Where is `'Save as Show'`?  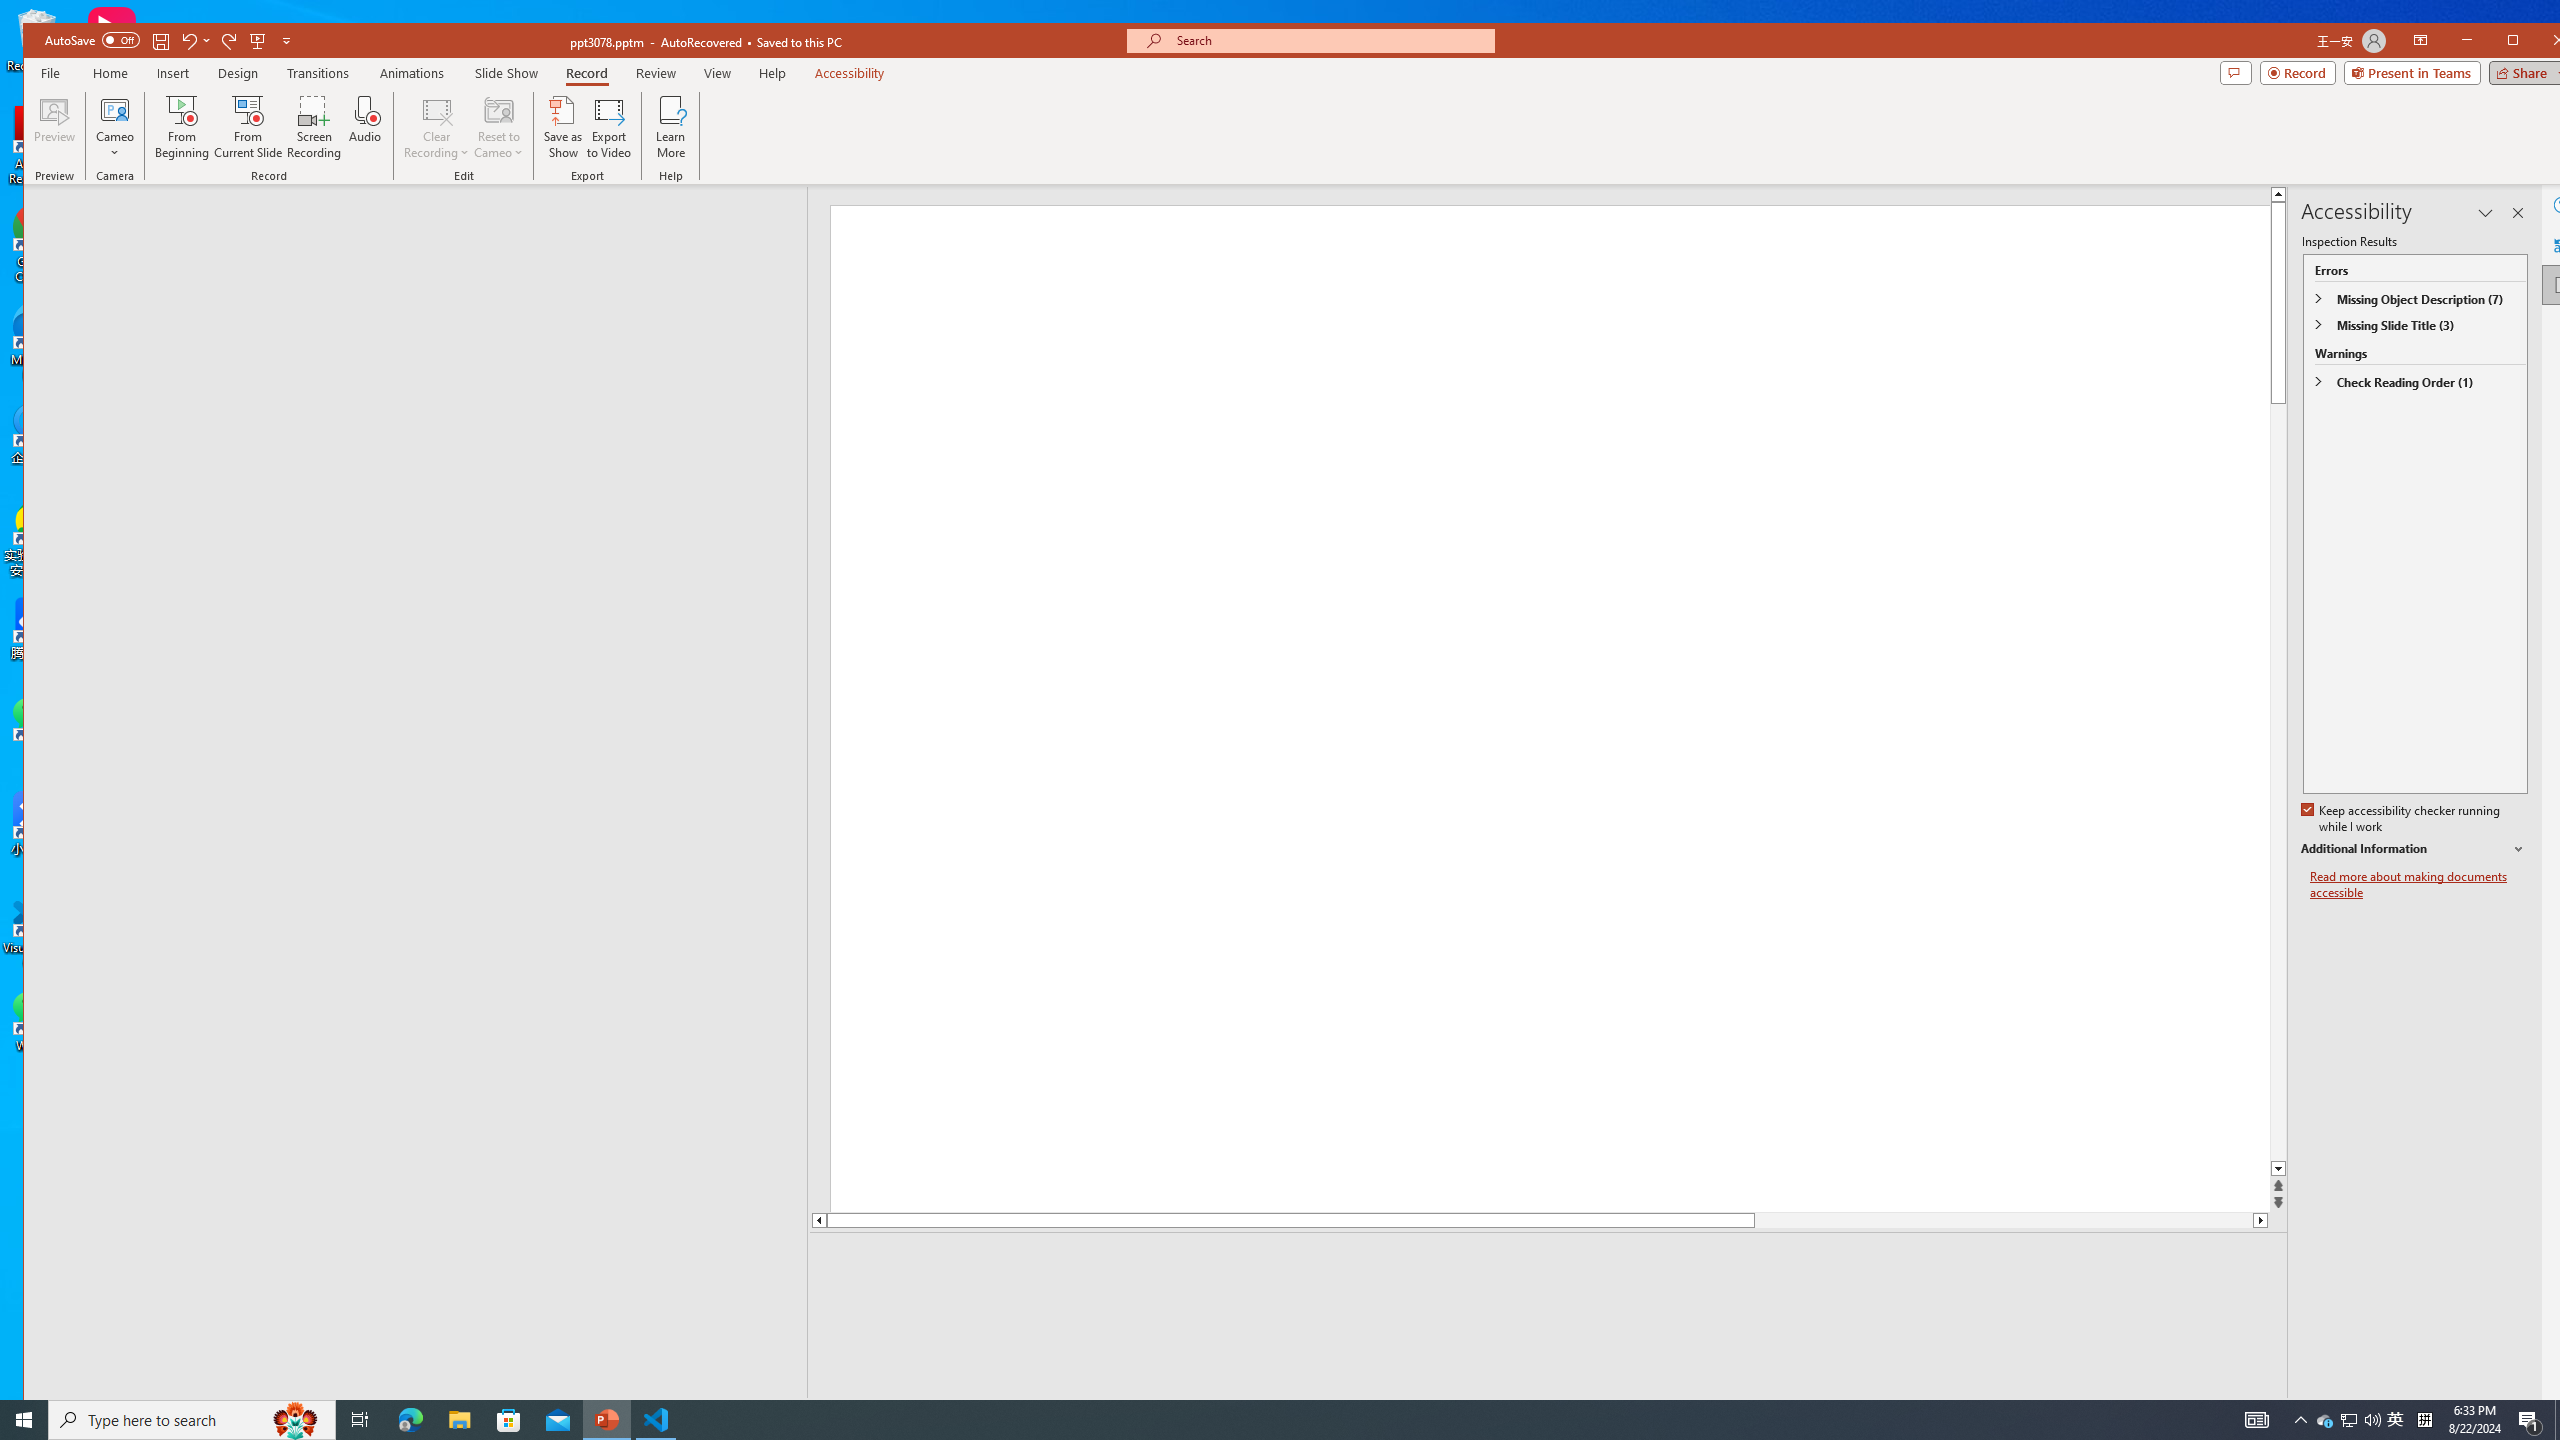 'Save as Show' is located at coordinates (563, 126).